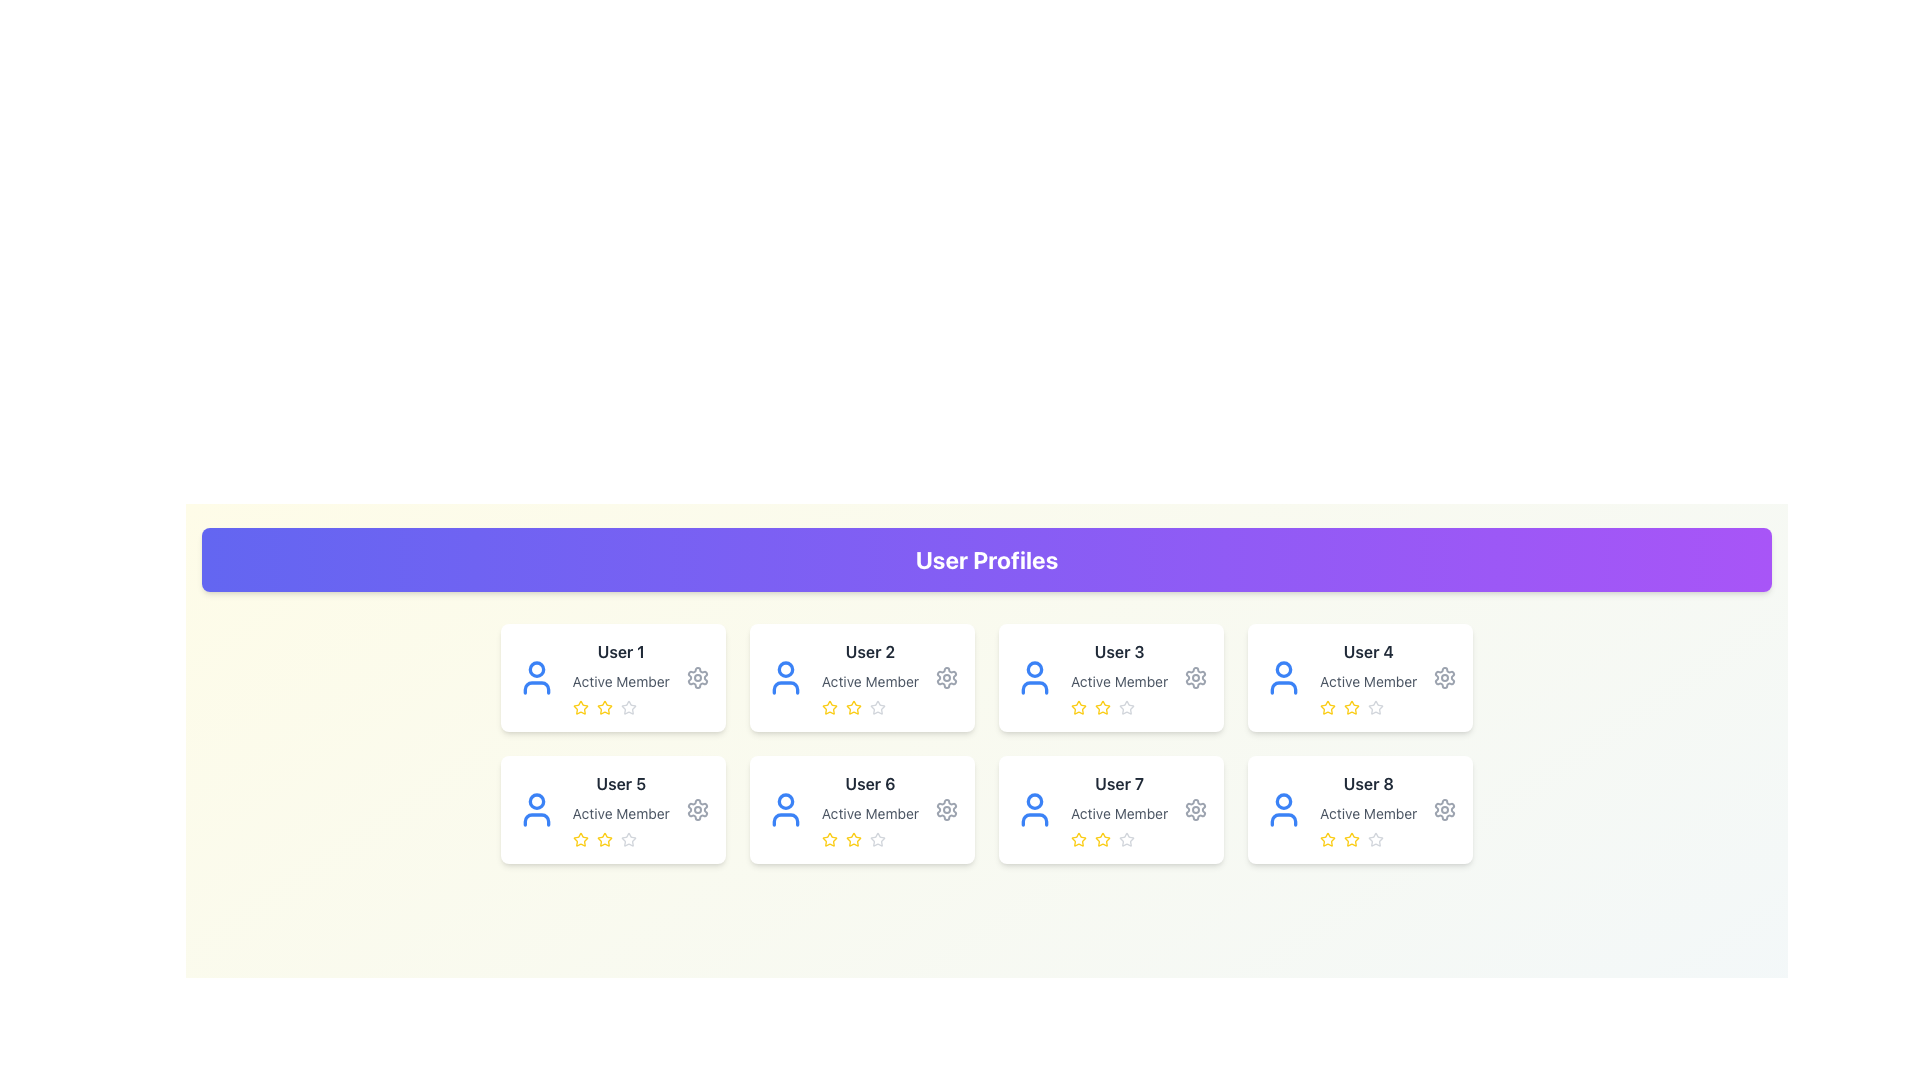  What do you see at coordinates (697, 810) in the screenshot?
I see `the cogwheel-shaped icon button located in the second row, first column of the grid layout under the tile labeled 'User 5'` at bounding box center [697, 810].